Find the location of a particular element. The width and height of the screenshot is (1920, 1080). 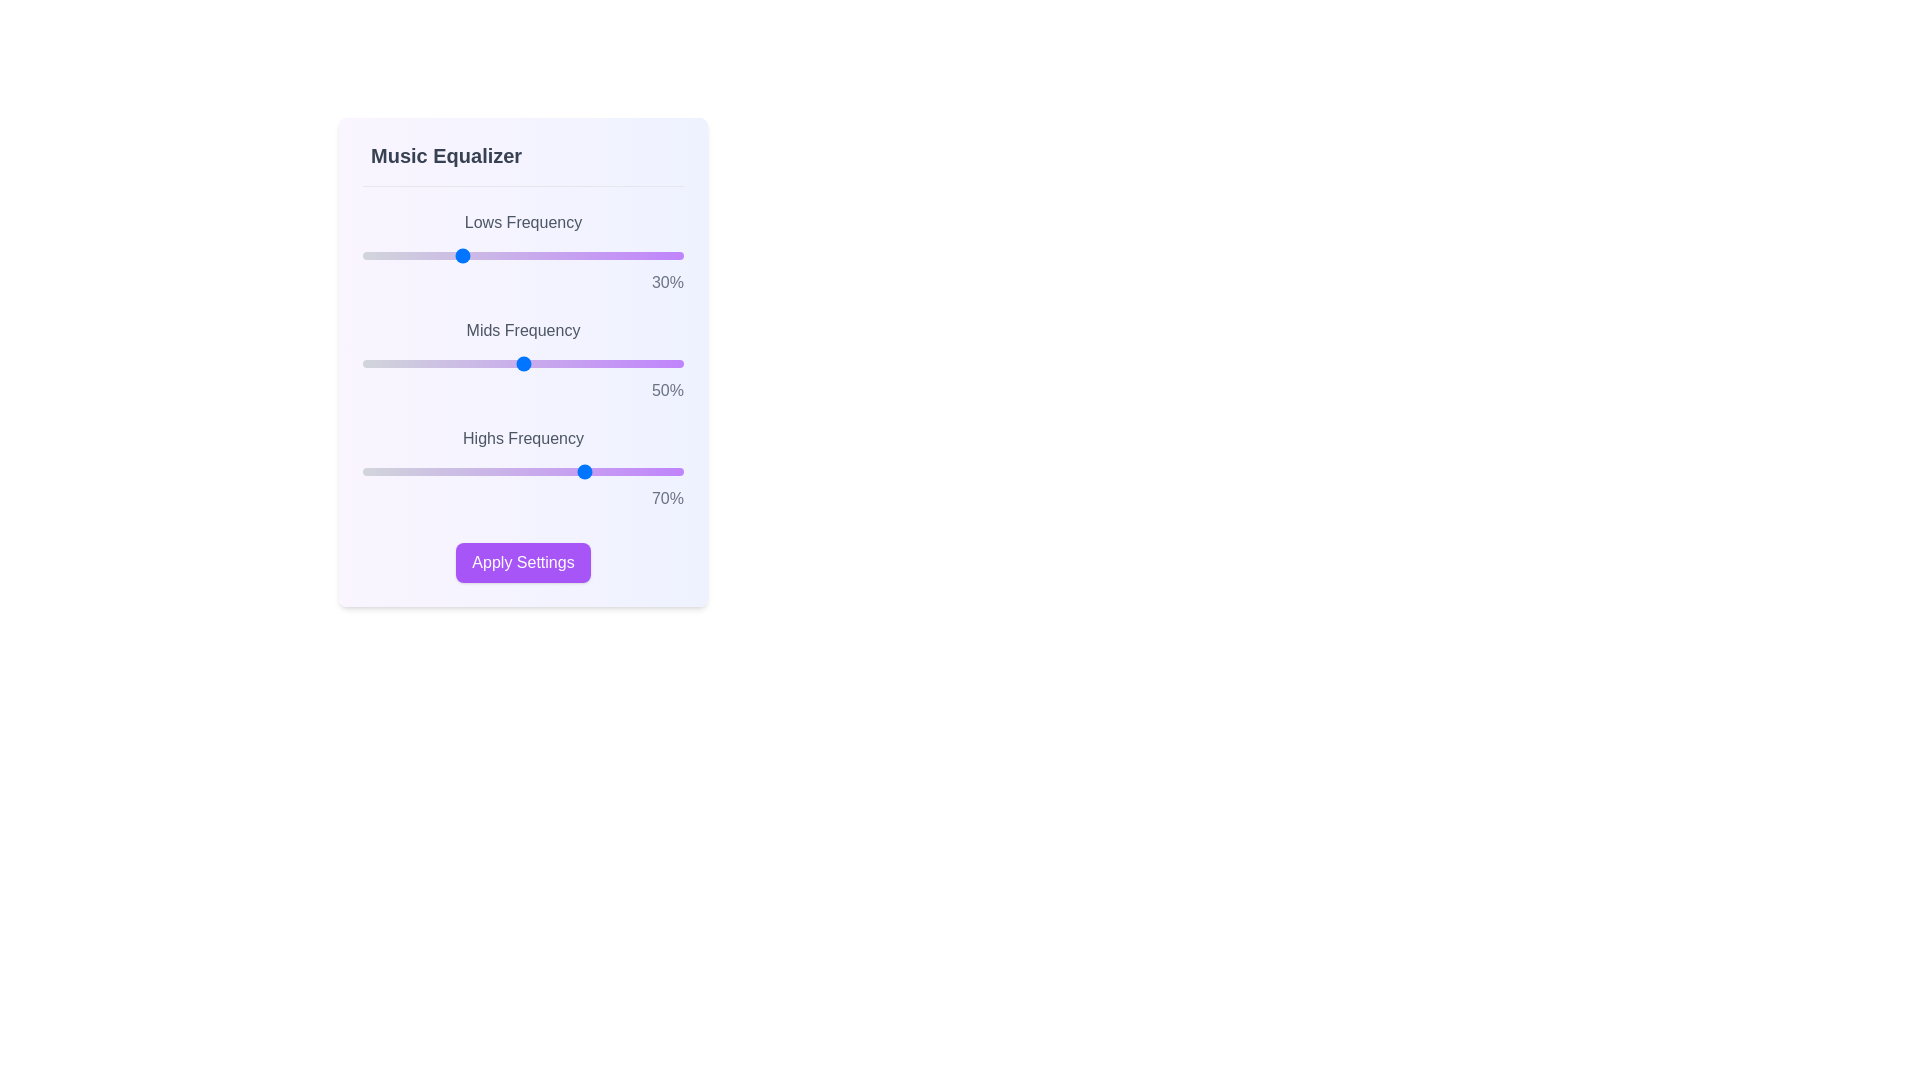

the 'Mids Frequency' slider to 51% is located at coordinates (526, 363).